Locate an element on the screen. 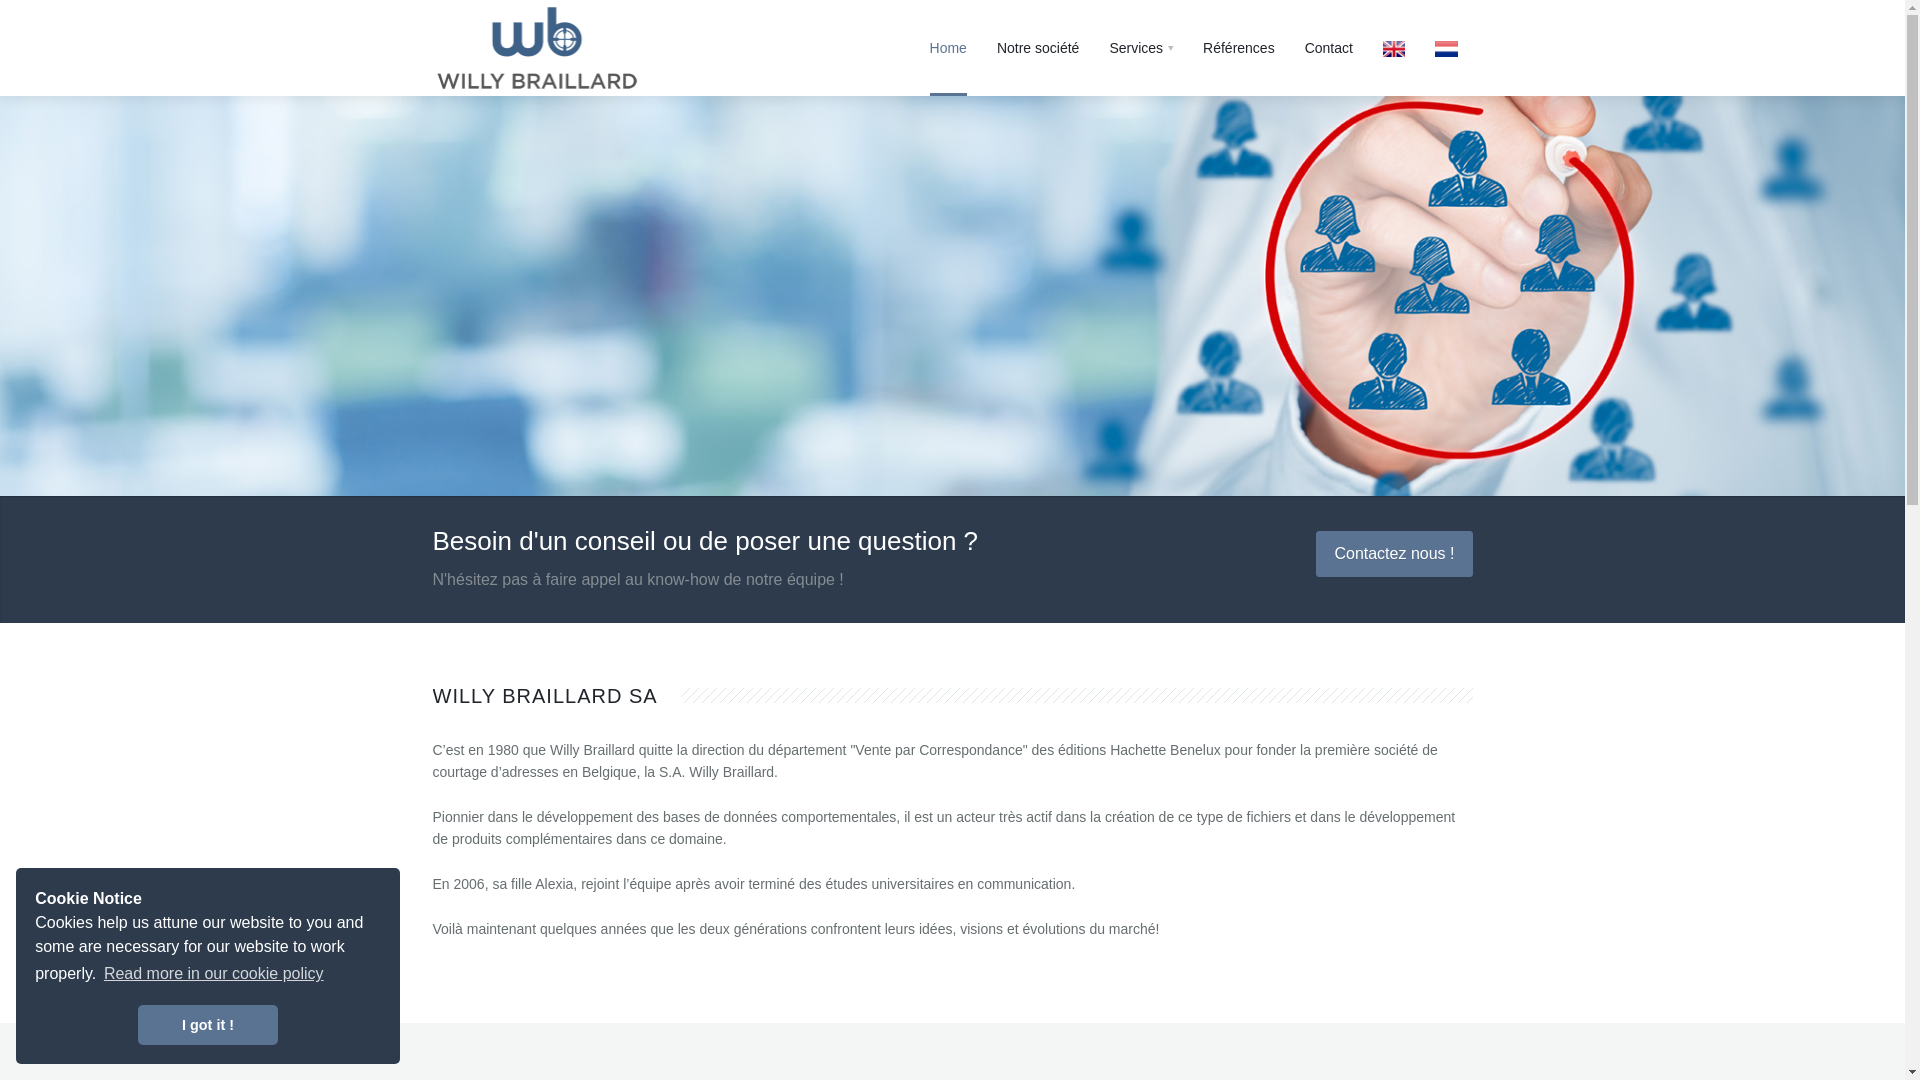 This screenshot has height=1080, width=1920. 'Contactez nous !' is located at coordinates (1392, 554).